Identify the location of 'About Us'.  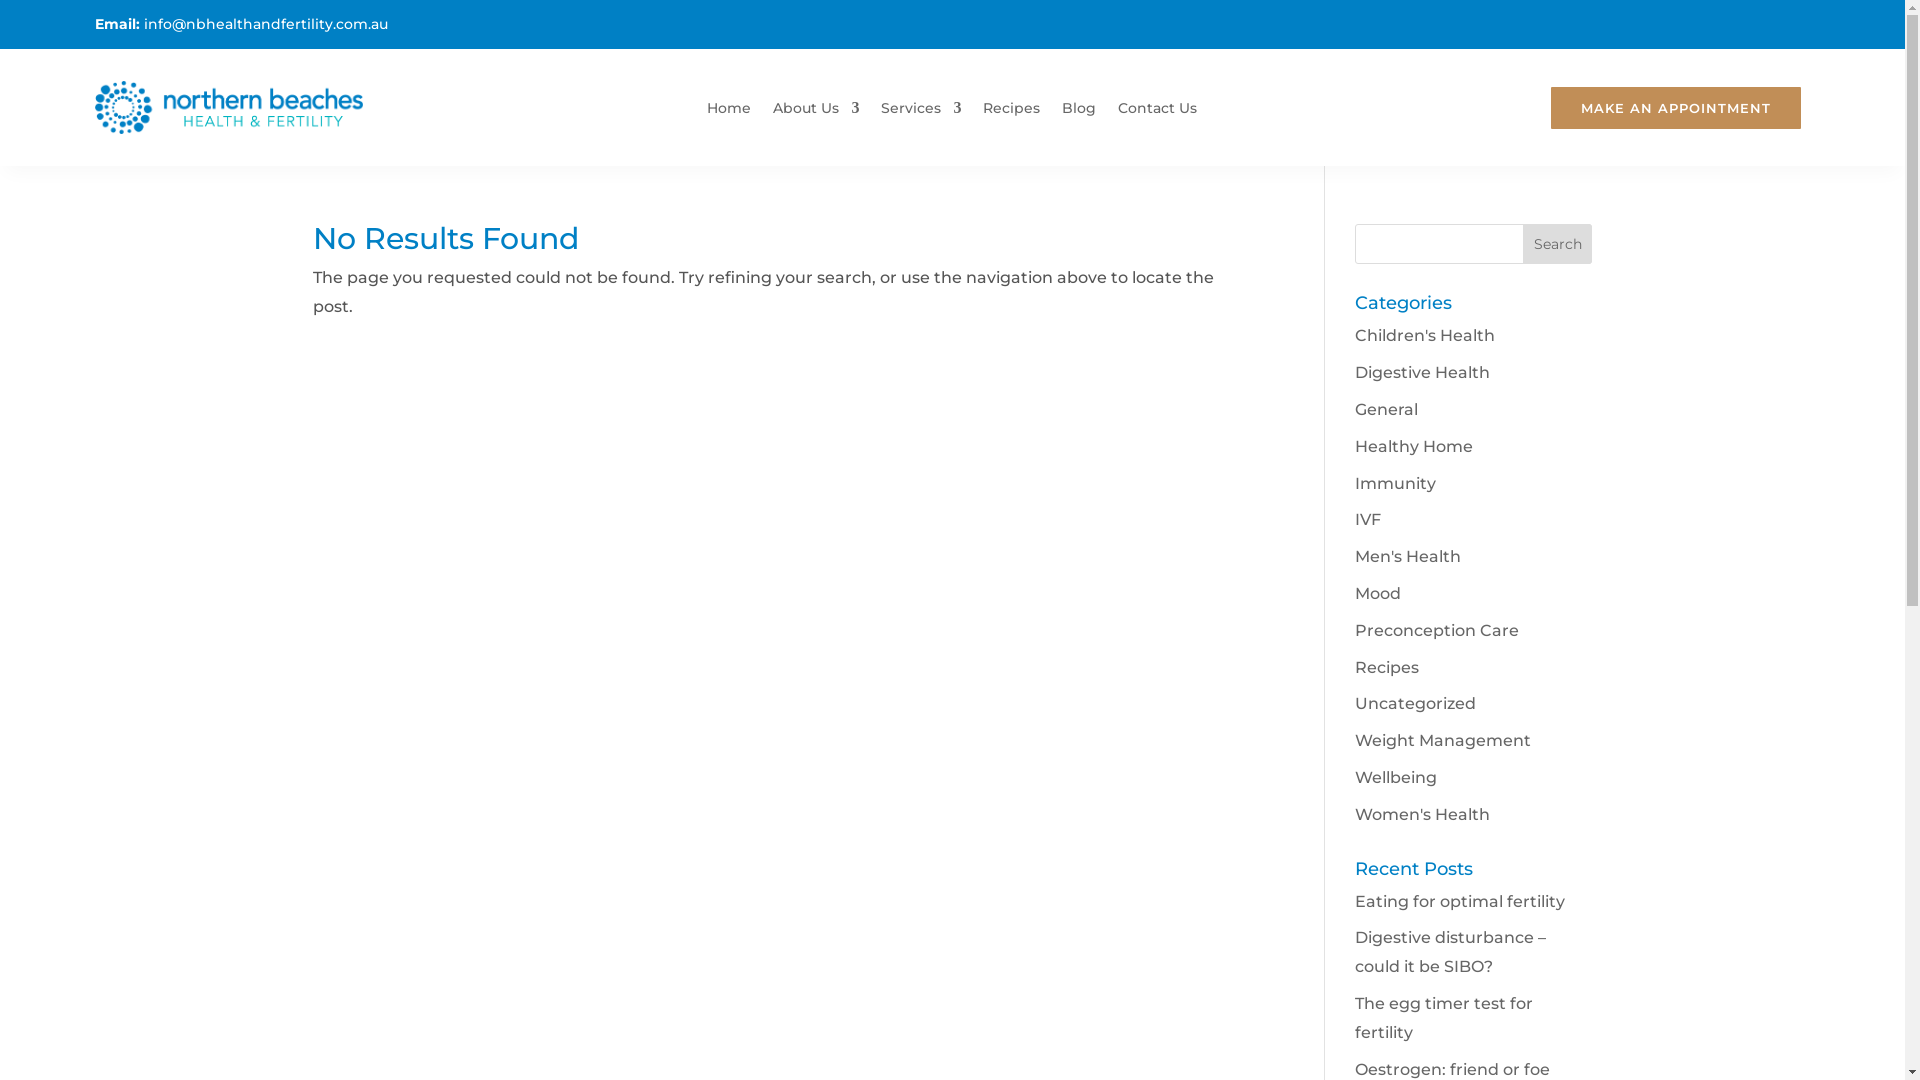
(816, 111).